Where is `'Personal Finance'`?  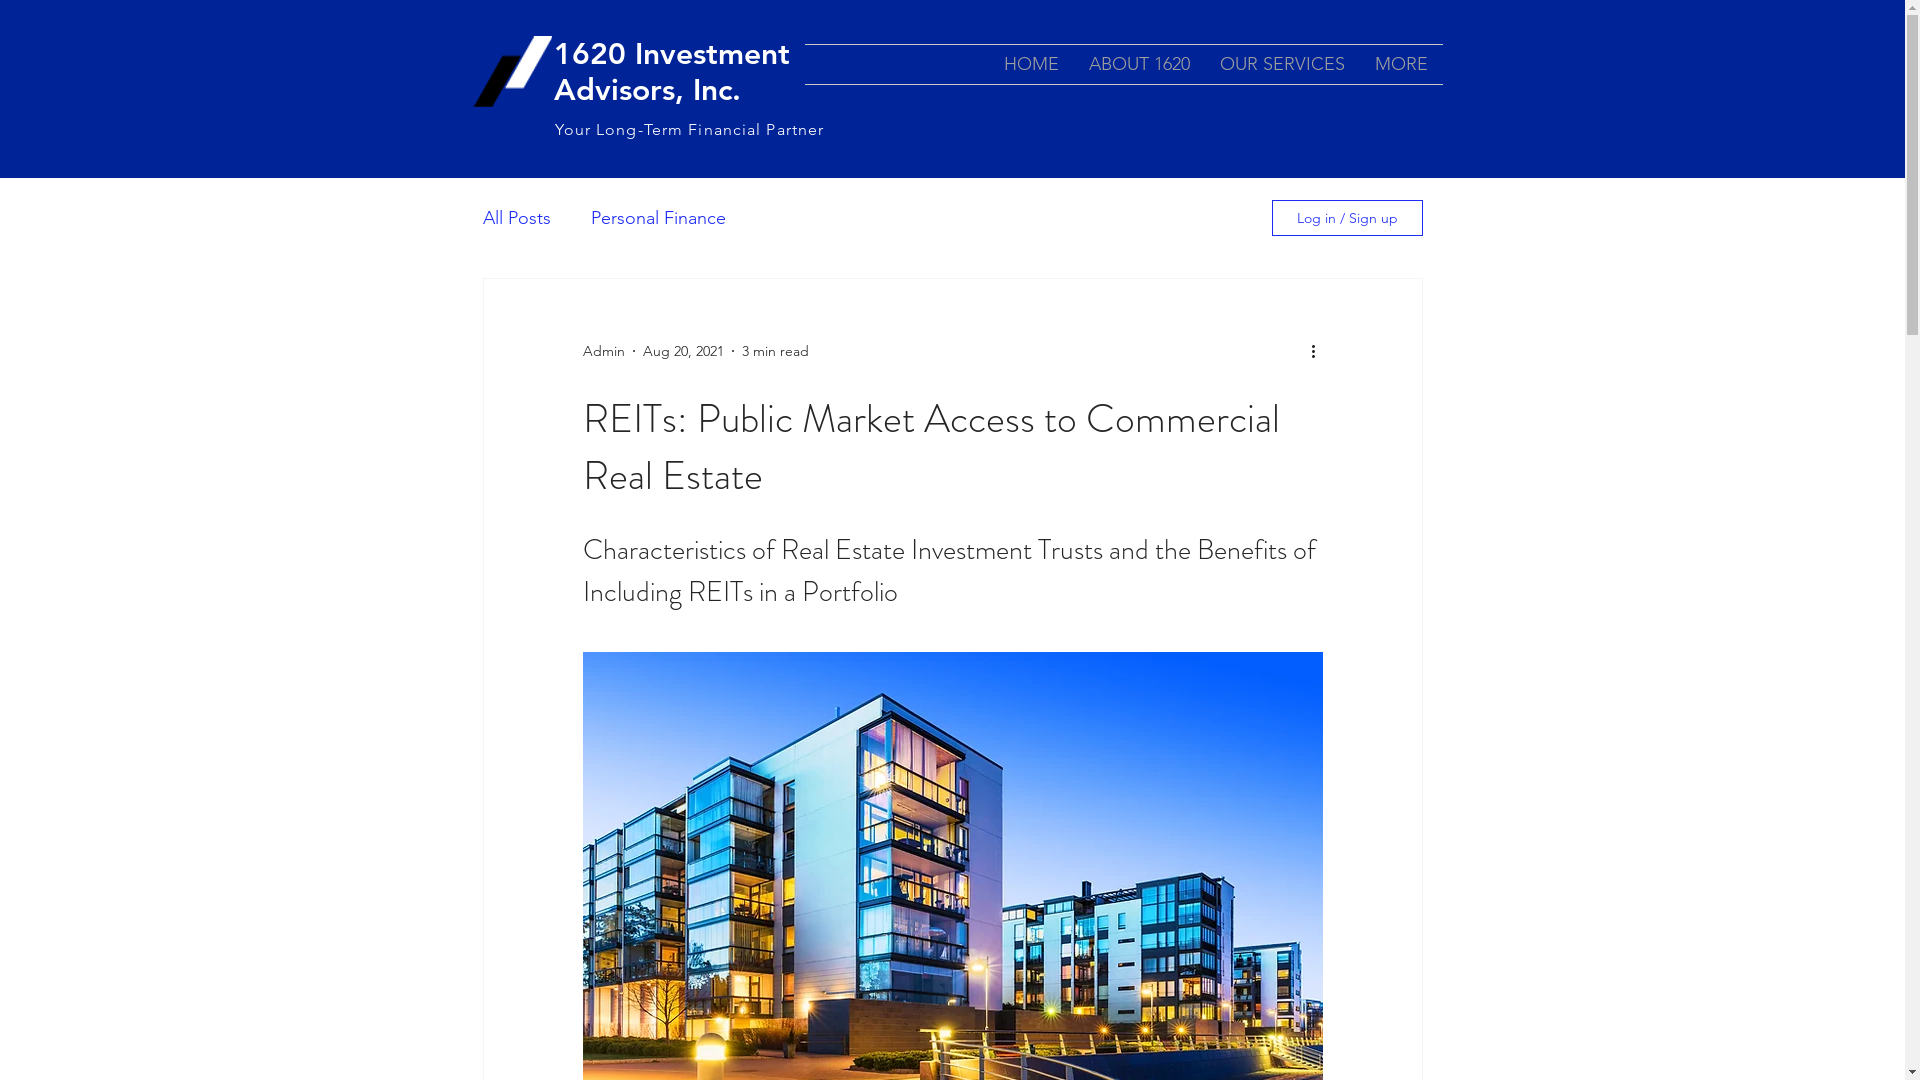 'Personal Finance' is located at coordinates (657, 218).